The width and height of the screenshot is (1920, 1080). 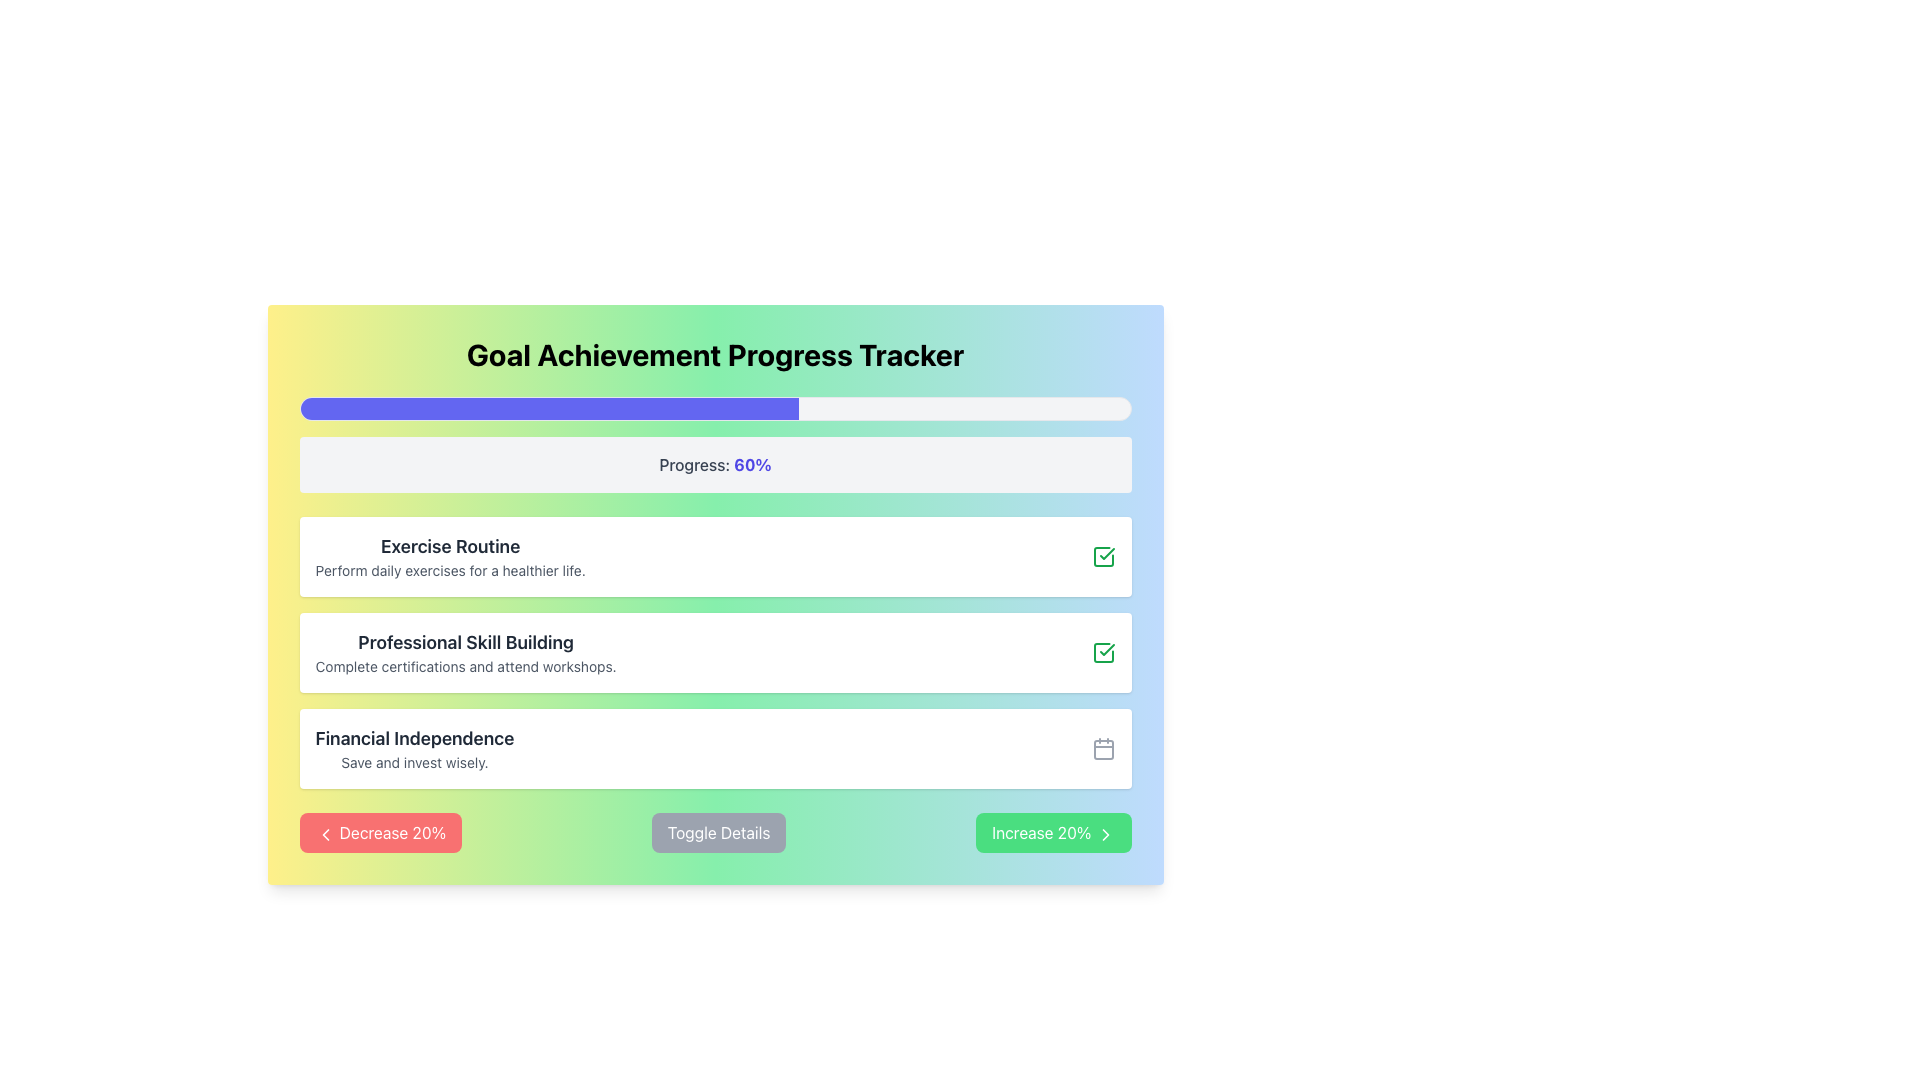 I want to click on the 'Toggle Details' button, which is a rectangular button with a gray background, rounded corners, and white centered text, so click(x=719, y=833).